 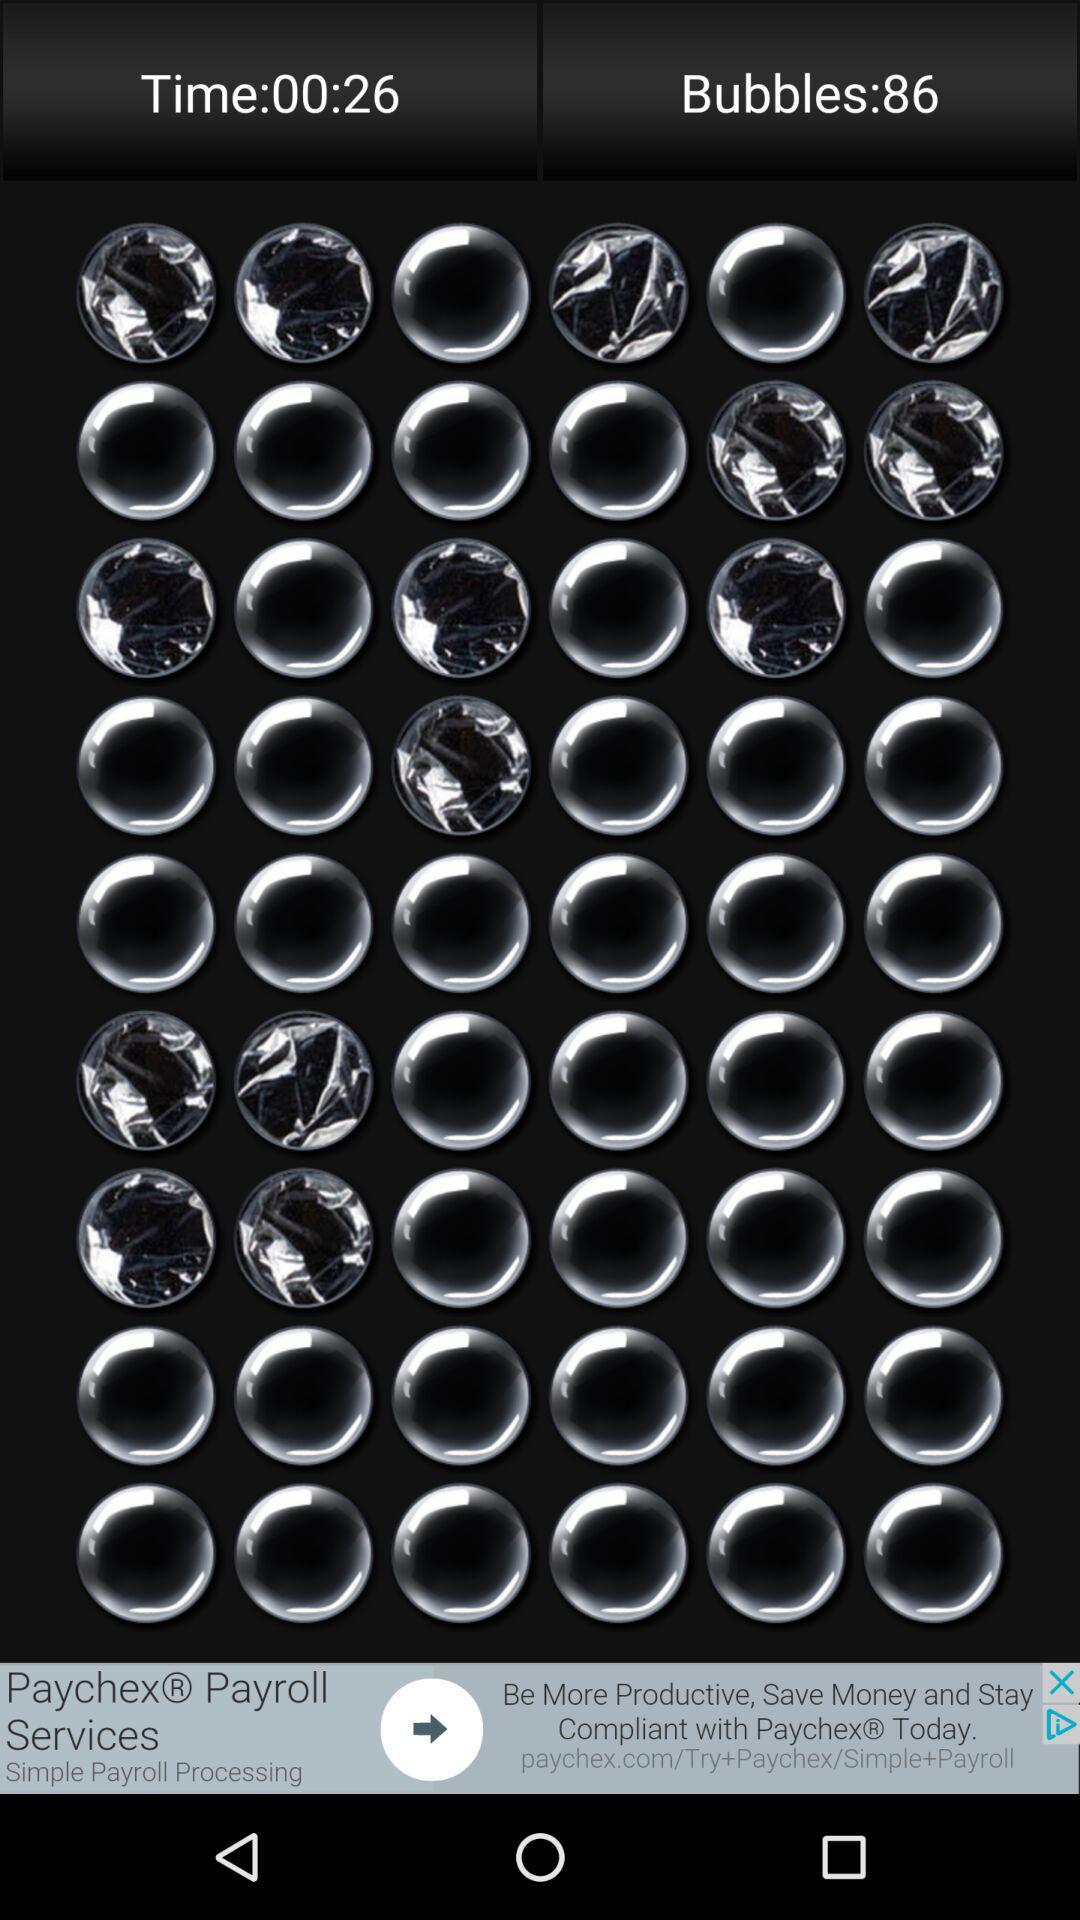 What do you see at coordinates (617, 292) in the screenshot?
I see `popped bubble` at bounding box center [617, 292].